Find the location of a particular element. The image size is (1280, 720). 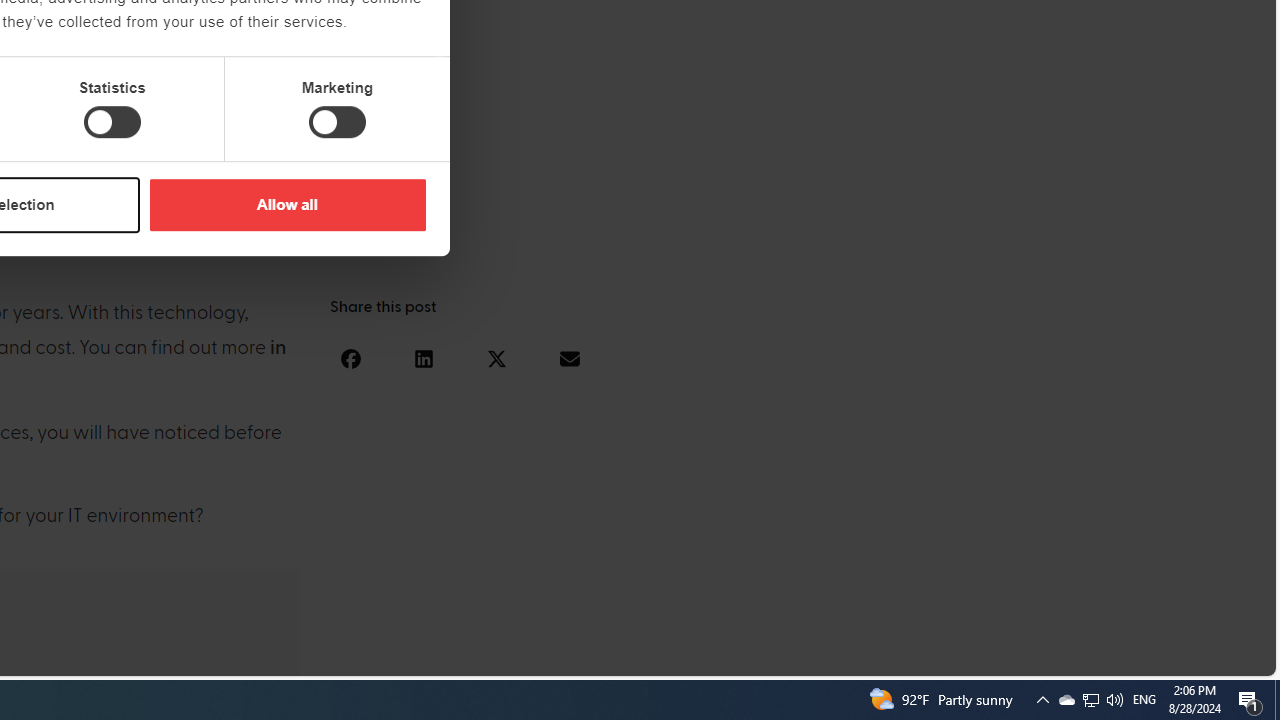

'Share on facebook' is located at coordinates (350, 357).